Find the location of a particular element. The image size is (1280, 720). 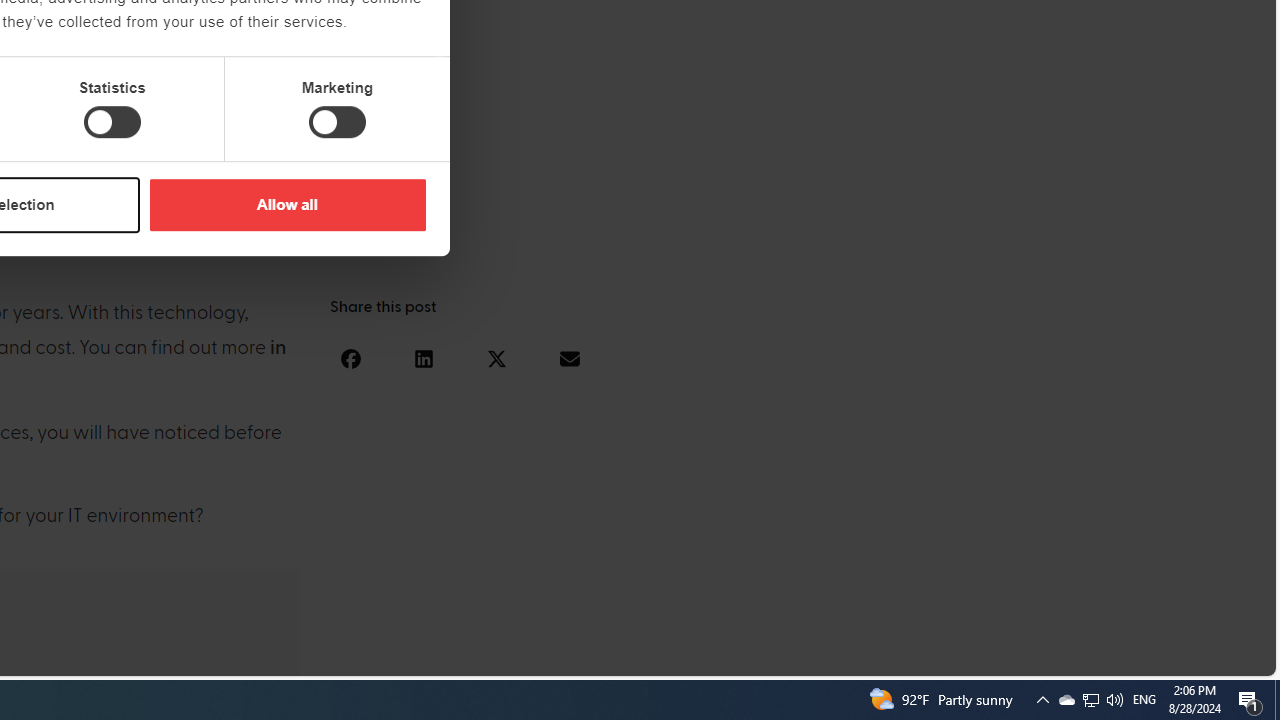

'Share on facebook' is located at coordinates (350, 357).